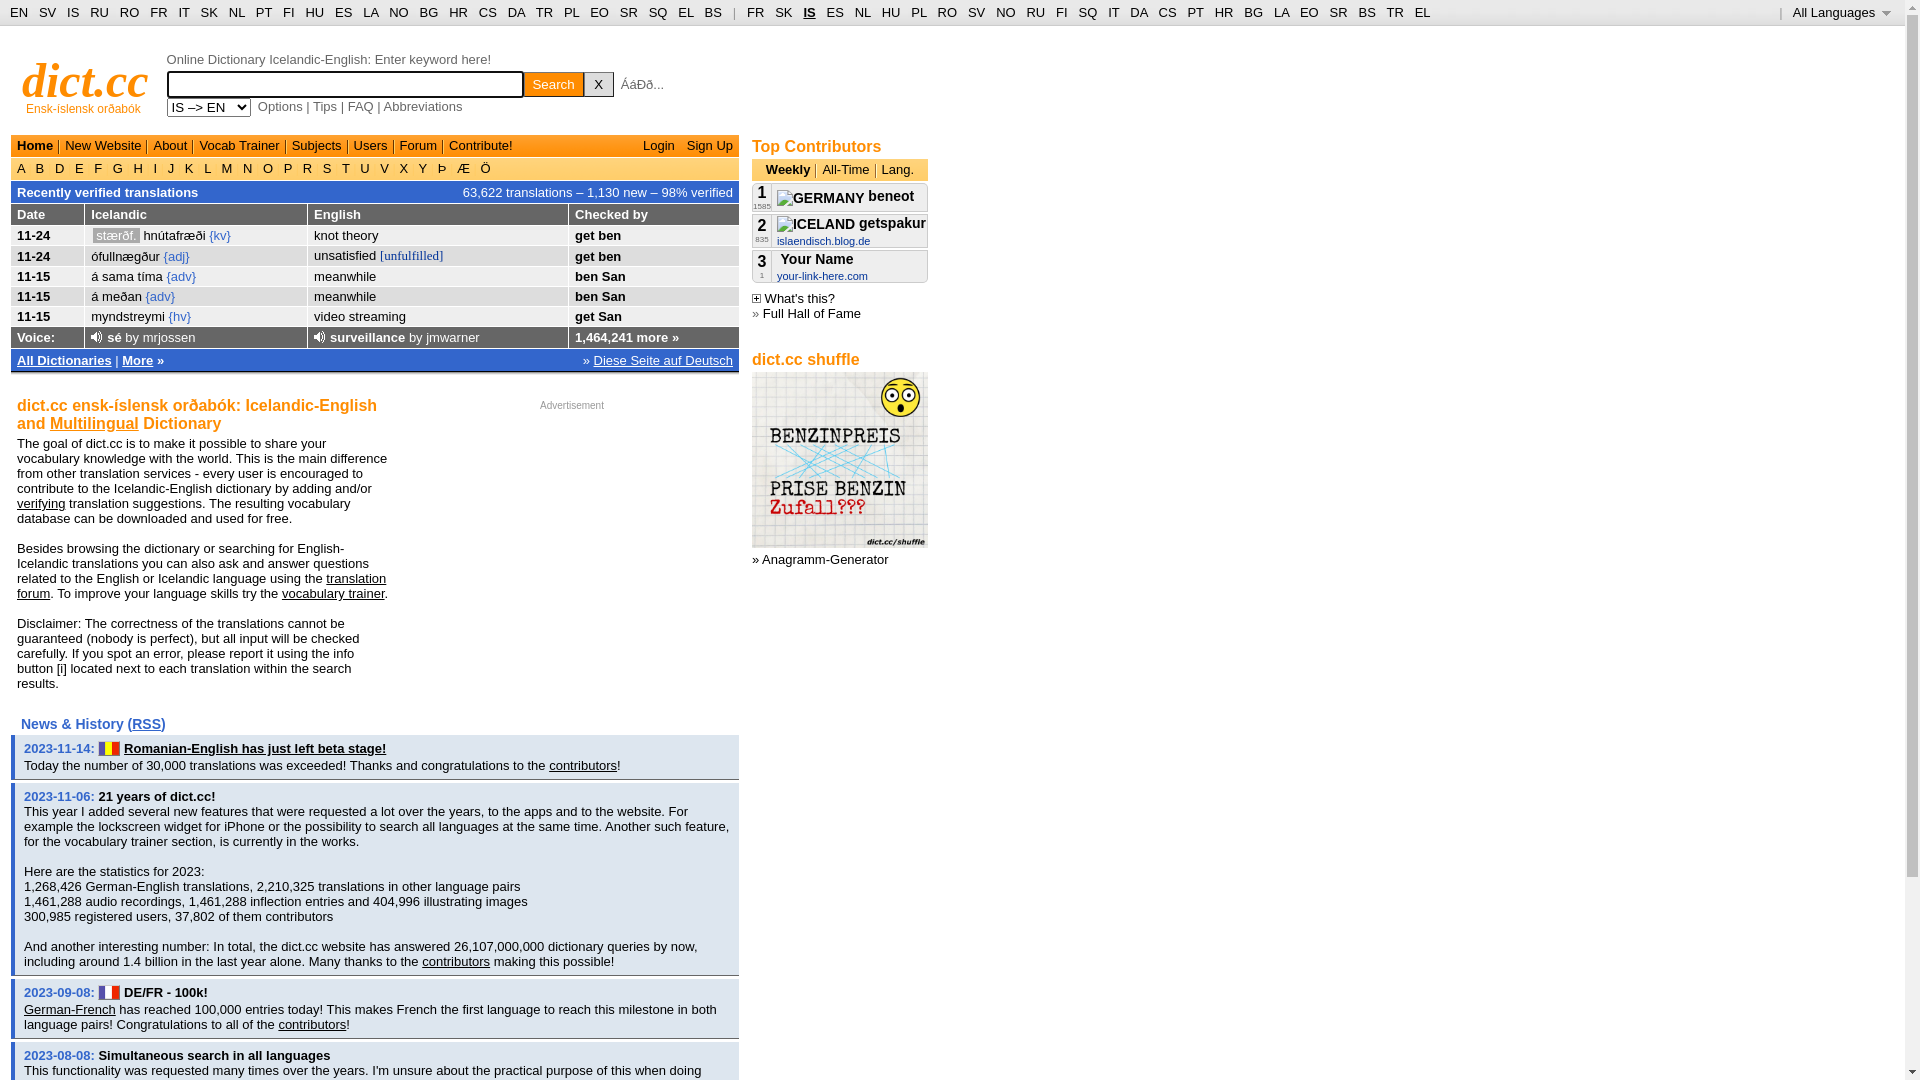  I want to click on 'translation forum', so click(201, 585).